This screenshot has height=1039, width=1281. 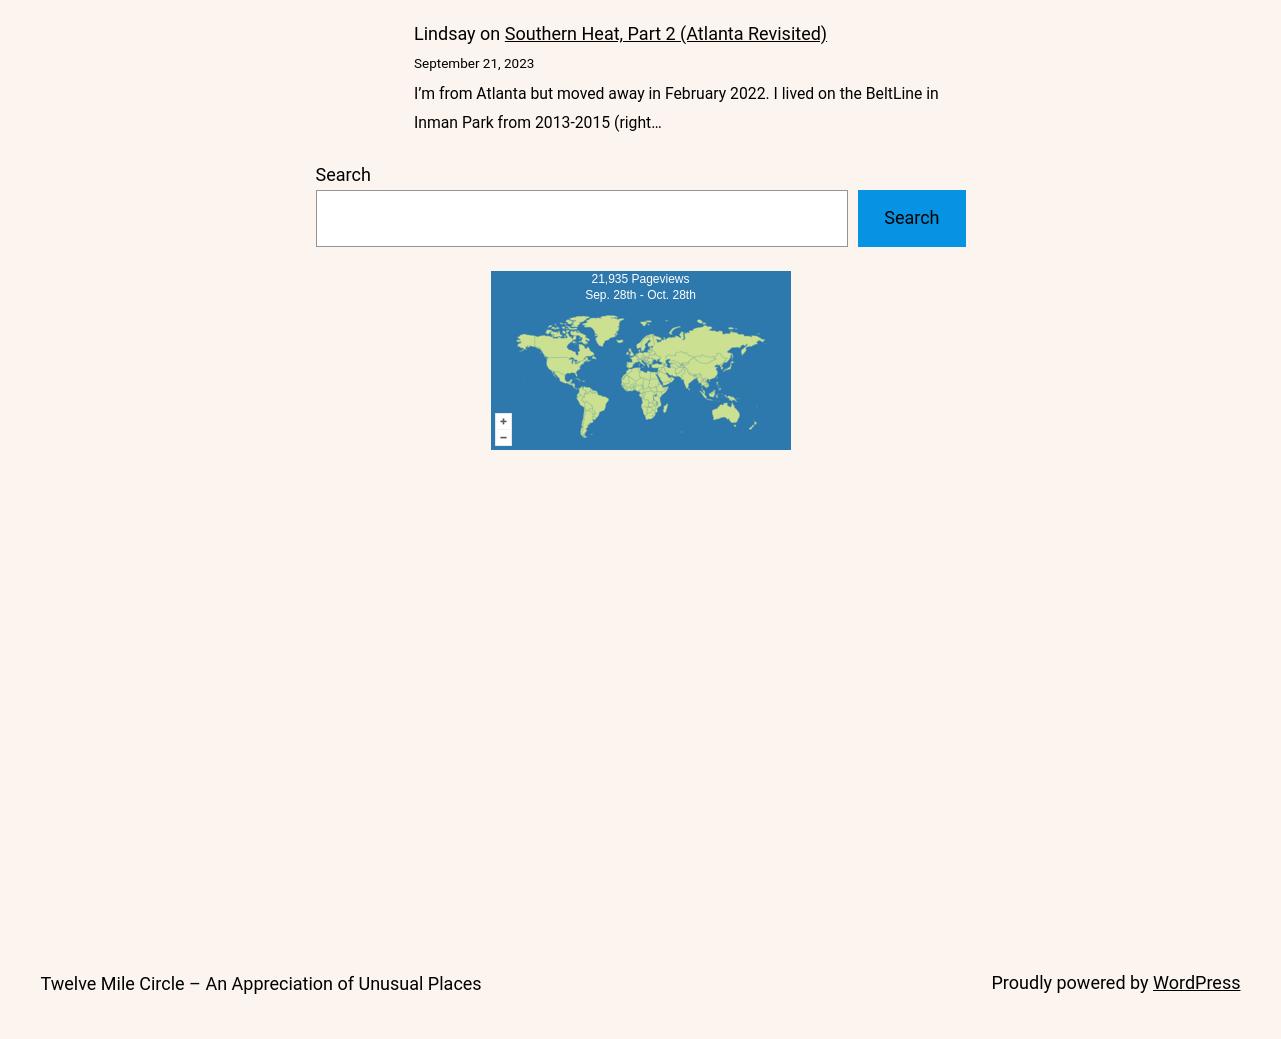 What do you see at coordinates (674, 106) in the screenshot?
I see `'I’m from Atlanta but moved away in February 2022. I lived on the BeltLine in Inman Park from 2013-2015 (right…'` at bounding box center [674, 106].